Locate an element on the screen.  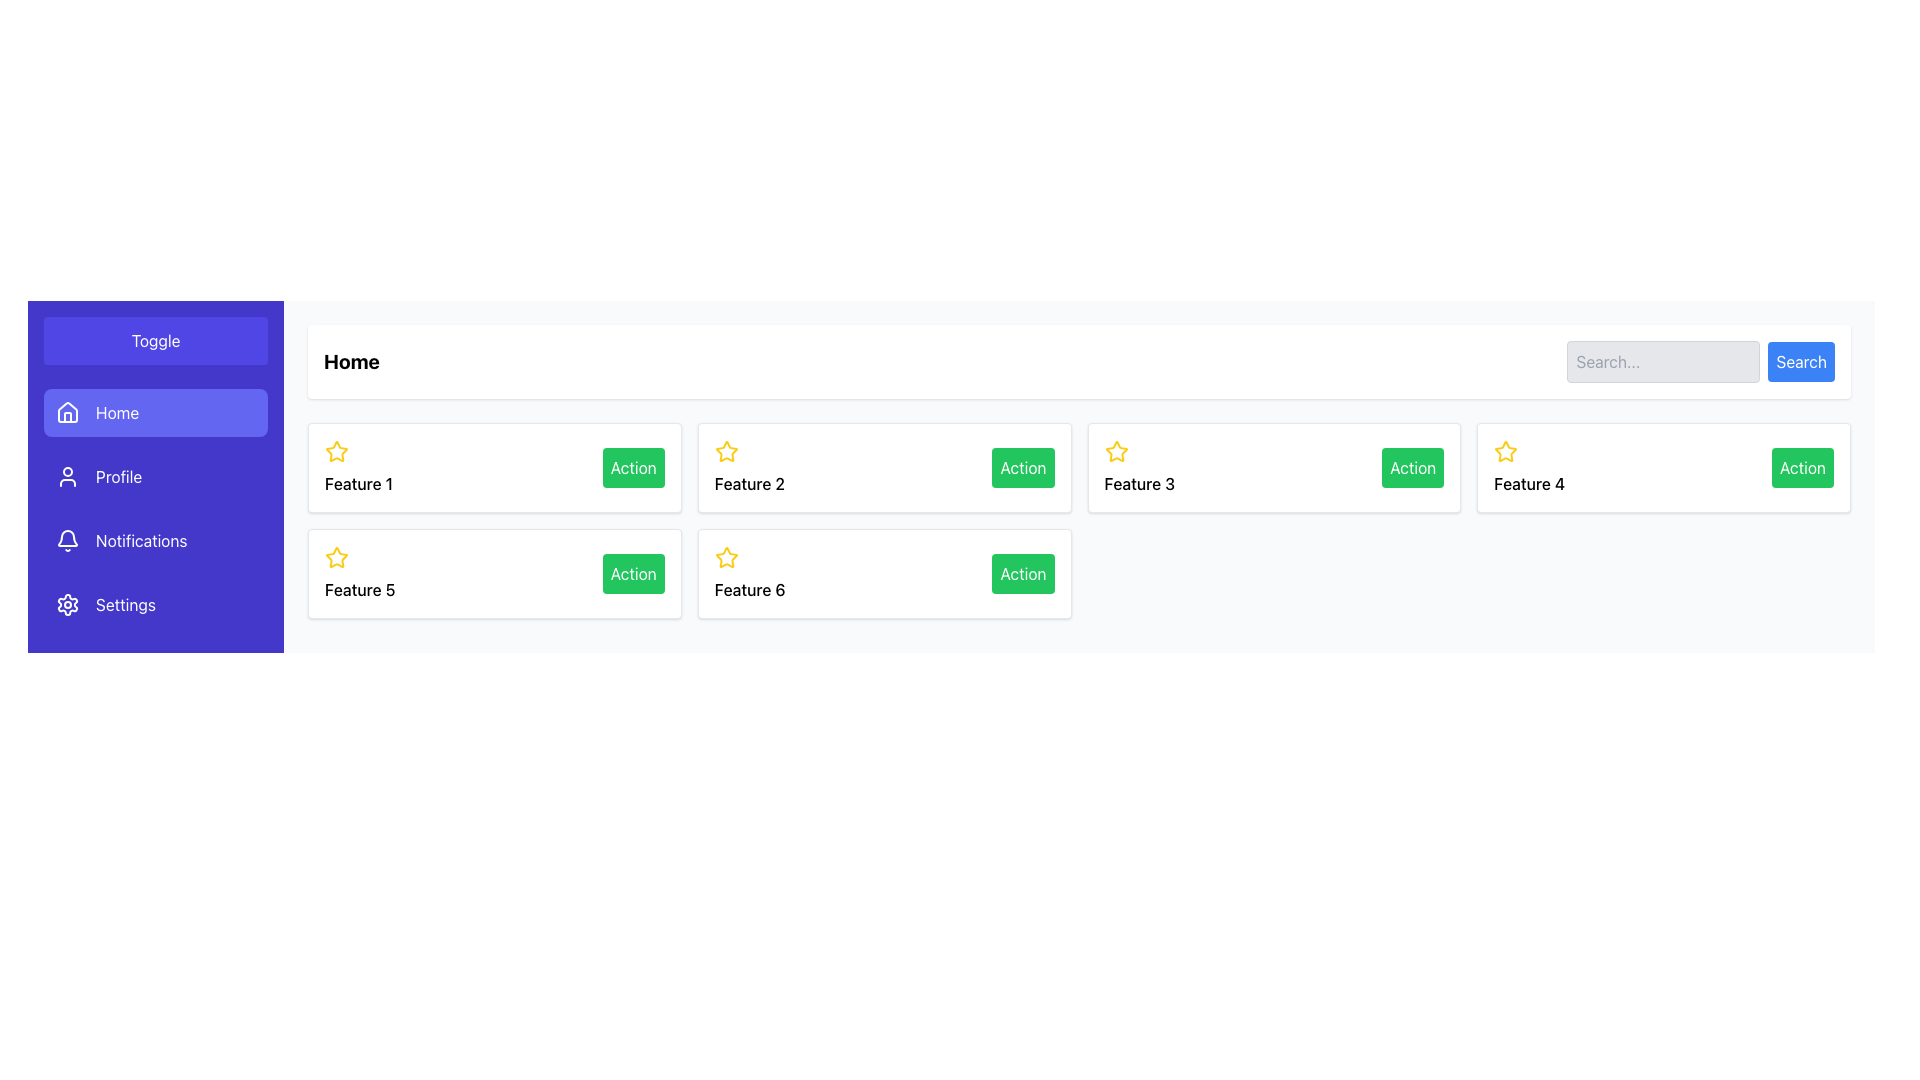
the blue 'Search' button located in the top-right corner of the search bar is located at coordinates (1801, 362).